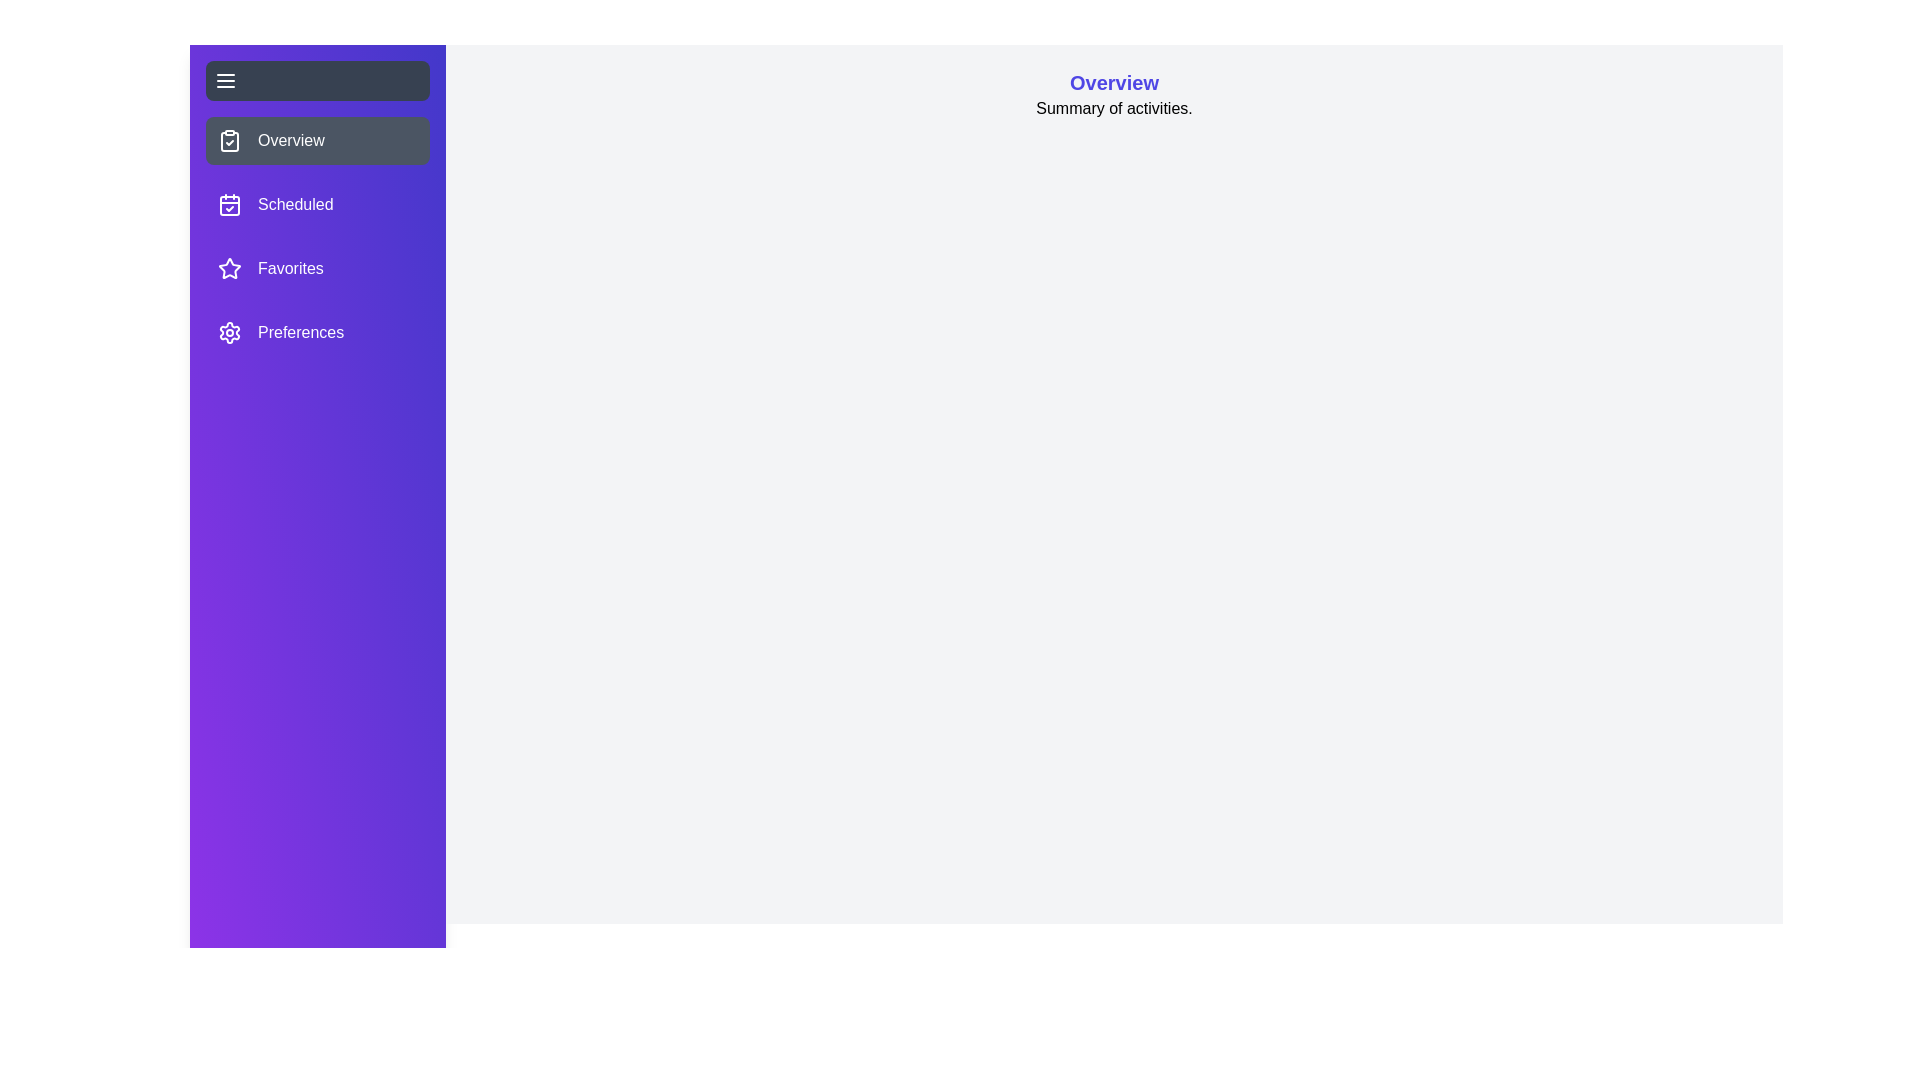 The height and width of the screenshot is (1080, 1920). I want to click on the toggle button located at the top left of the drawer to toggle its visibility, so click(316, 80).